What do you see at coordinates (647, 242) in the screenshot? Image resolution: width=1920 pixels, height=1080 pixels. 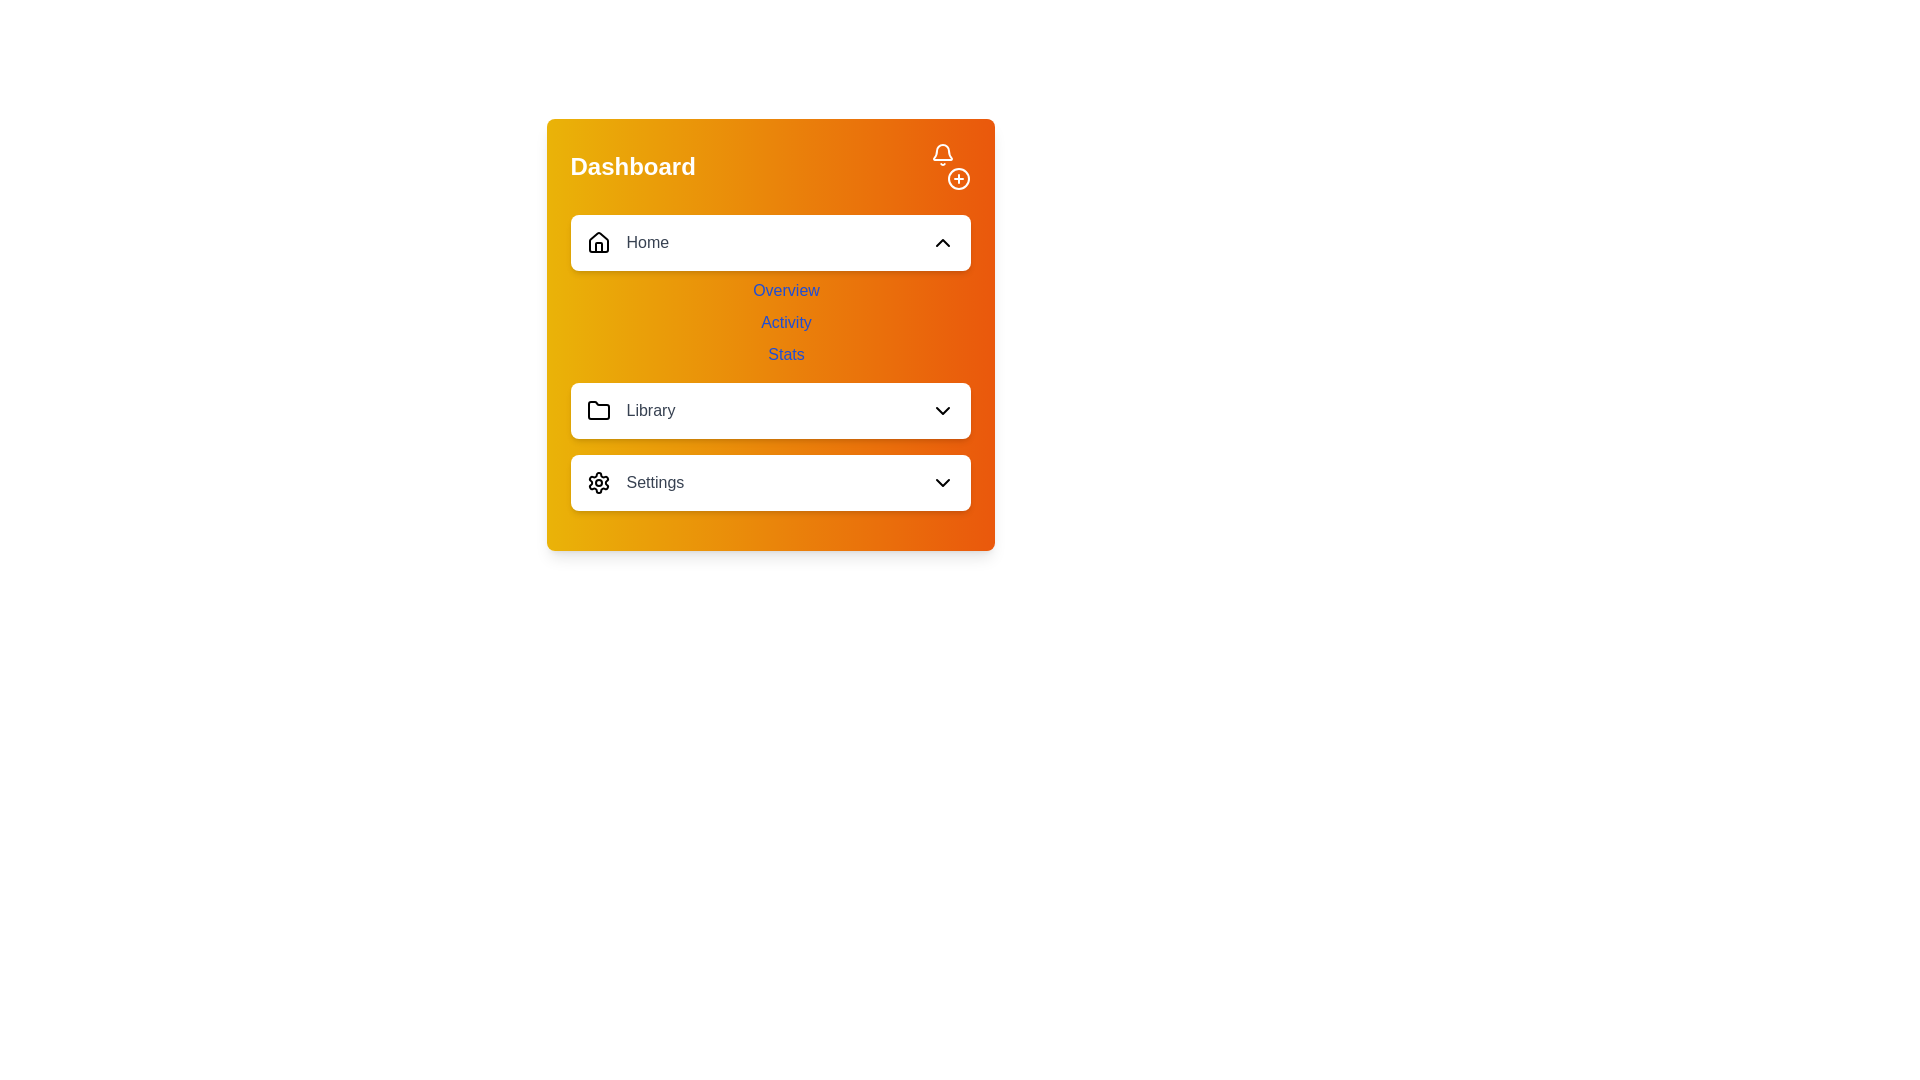 I see `the 'Home' text label, which is styled with medium font weight and gray color, located in the top section of the interface next to a house icon` at bounding box center [647, 242].